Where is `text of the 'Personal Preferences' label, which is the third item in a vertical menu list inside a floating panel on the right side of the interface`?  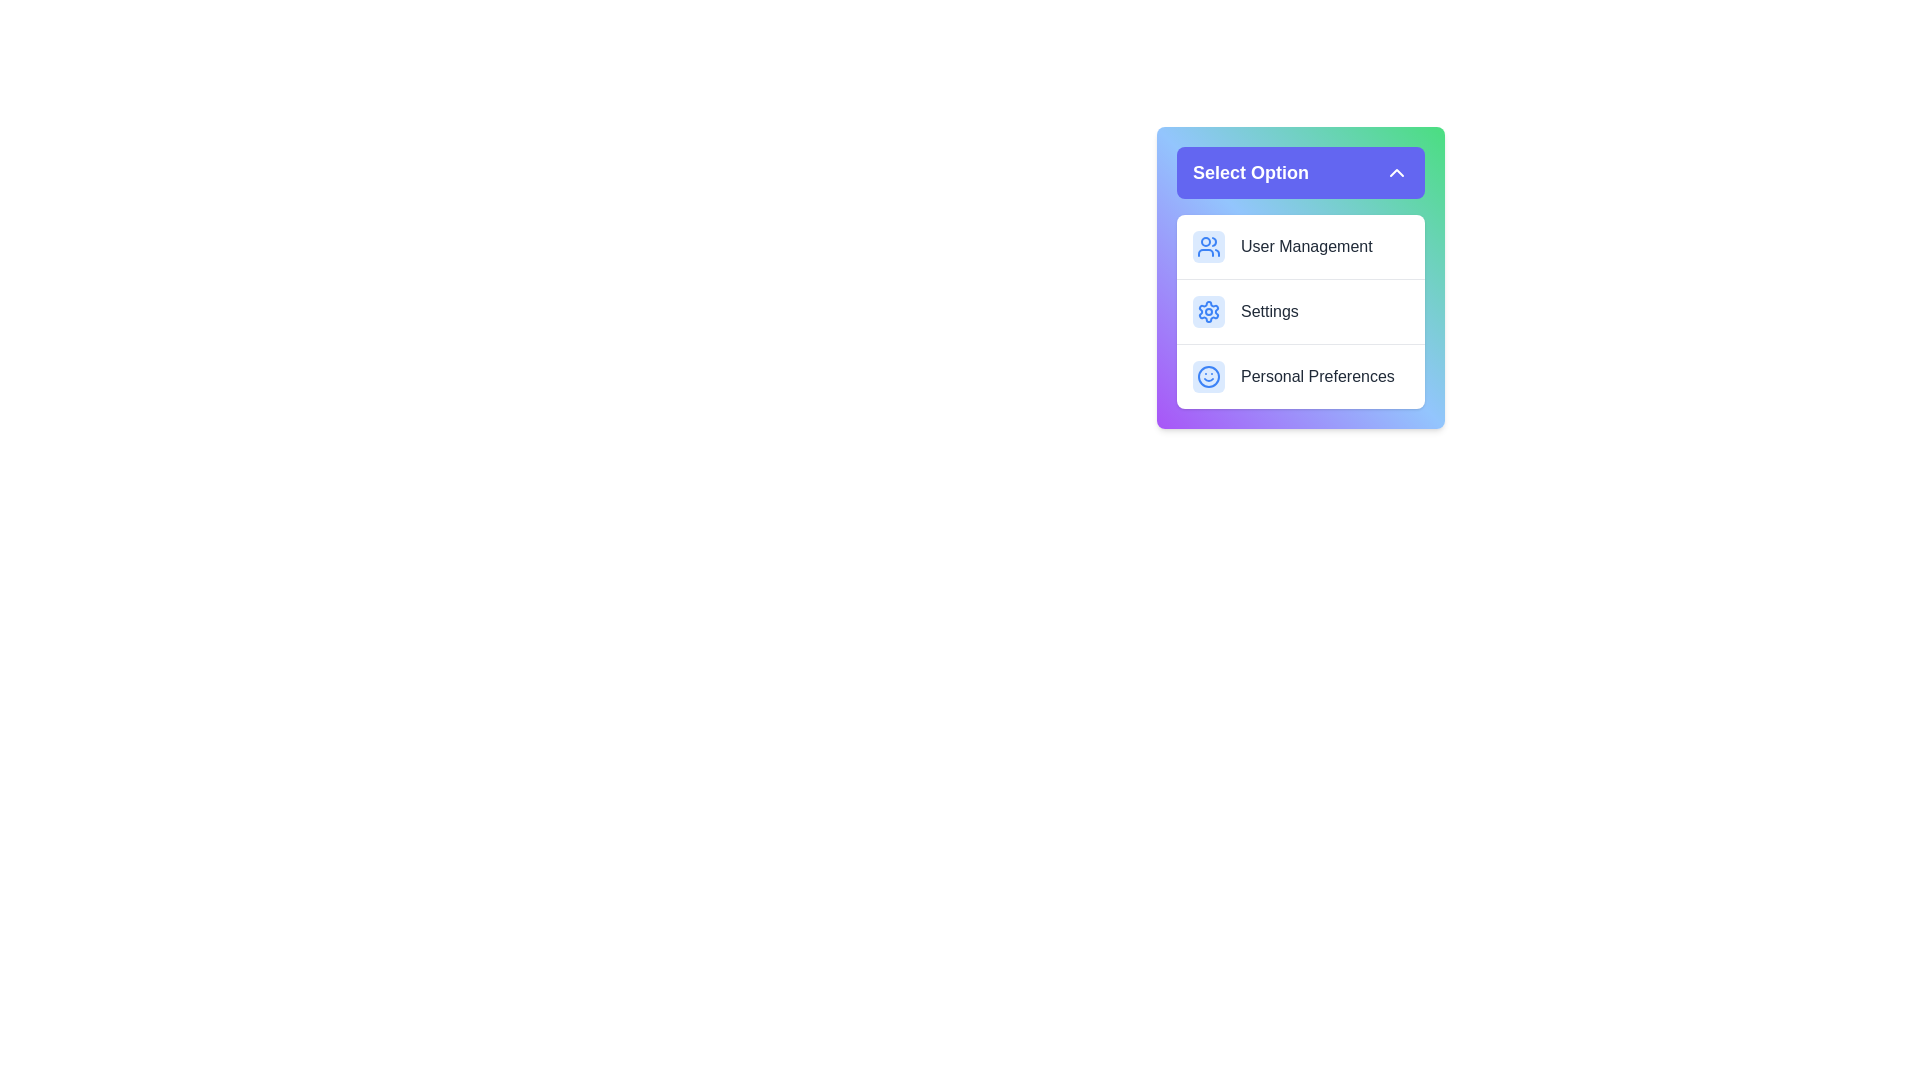 text of the 'Personal Preferences' label, which is the third item in a vertical menu list inside a floating panel on the right side of the interface is located at coordinates (1317, 377).